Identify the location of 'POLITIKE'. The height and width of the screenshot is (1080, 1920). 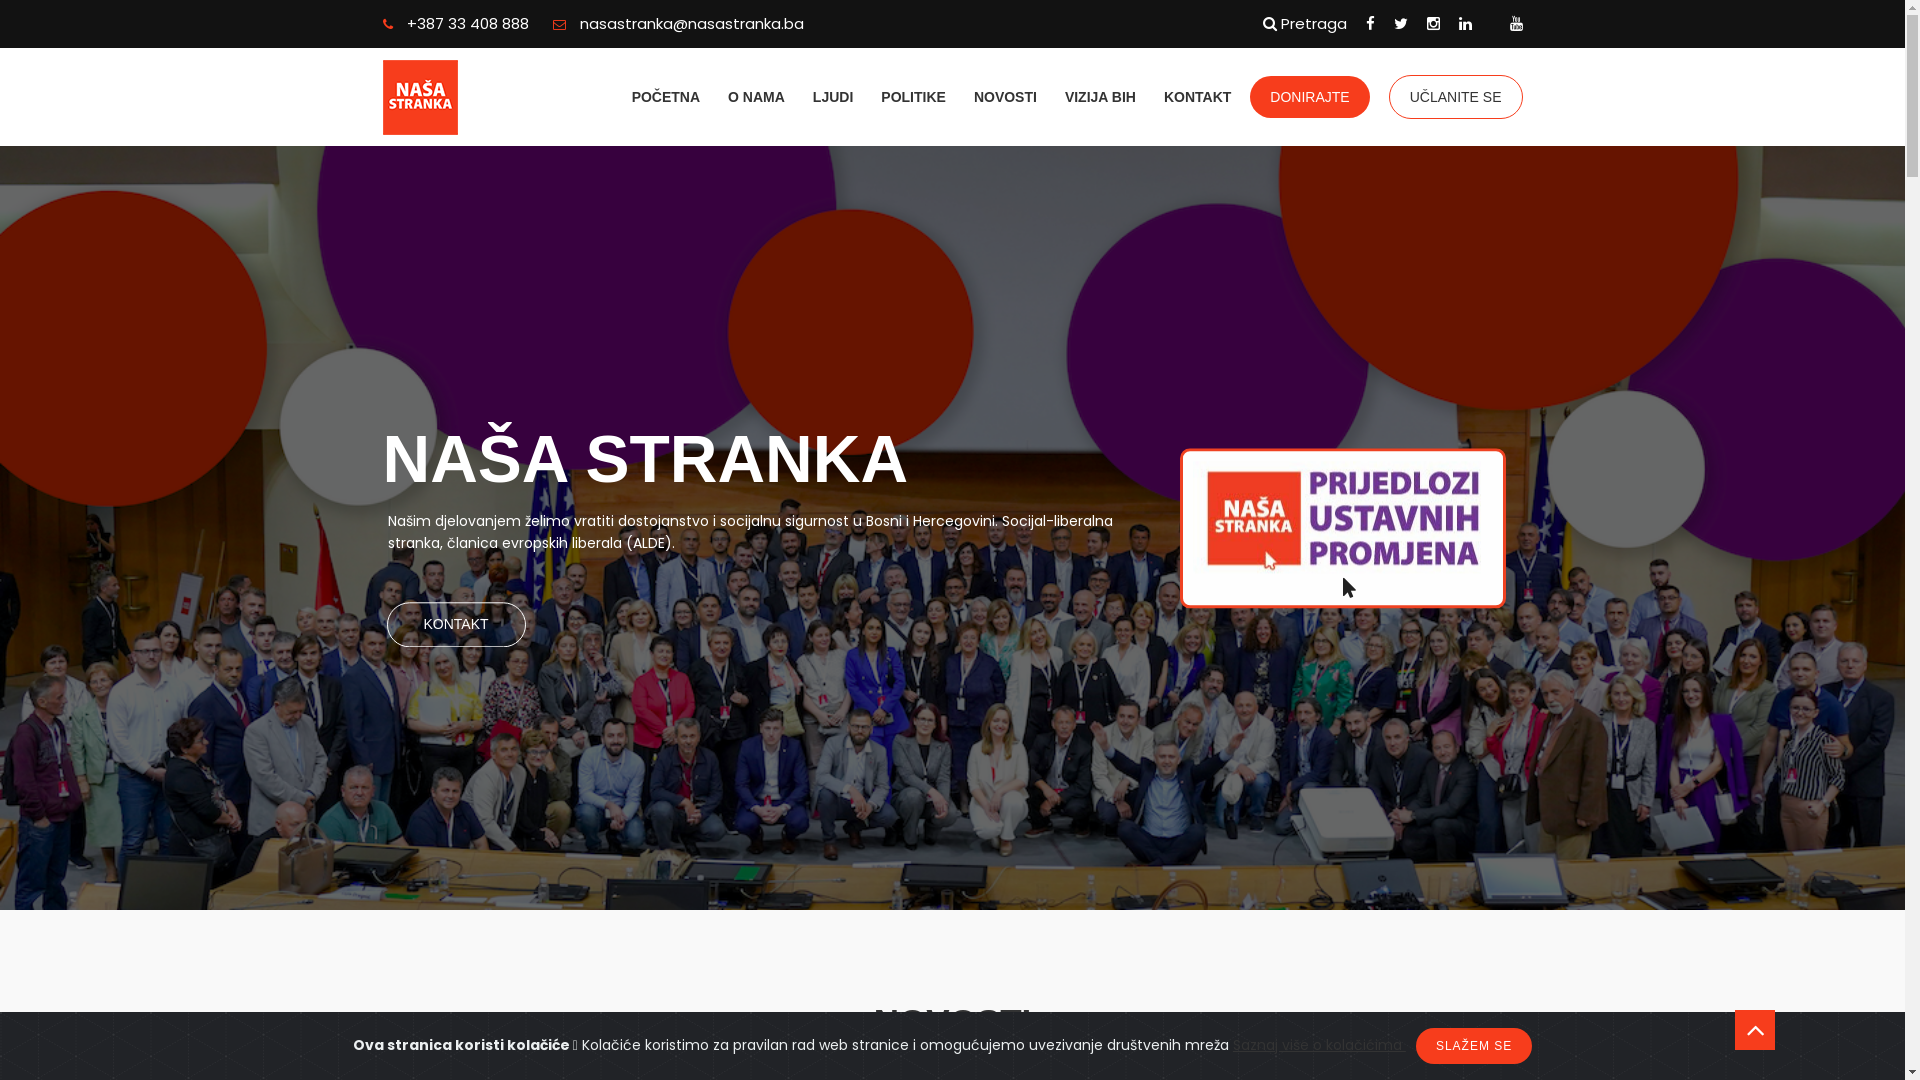
(912, 96).